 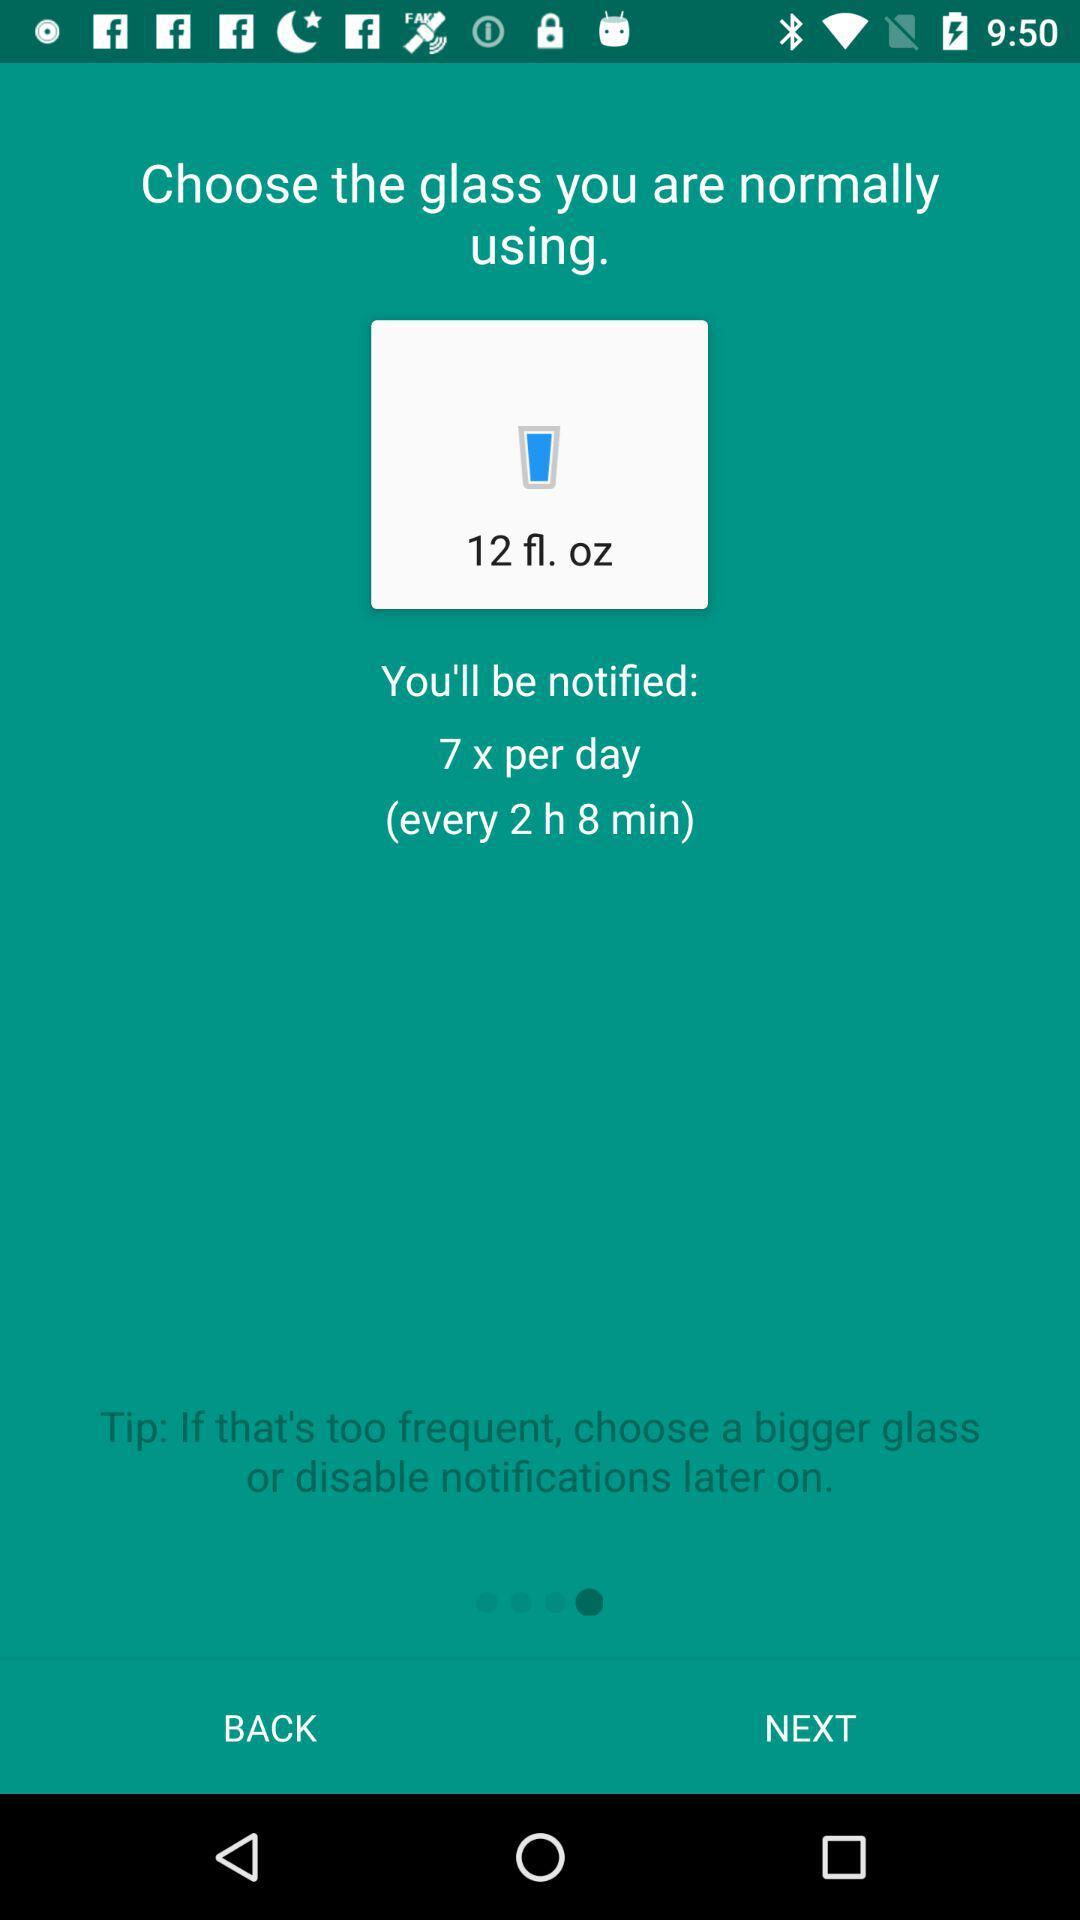 What do you see at coordinates (270, 1726) in the screenshot?
I see `back at the bottom left corner` at bounding box center [270, 1726].